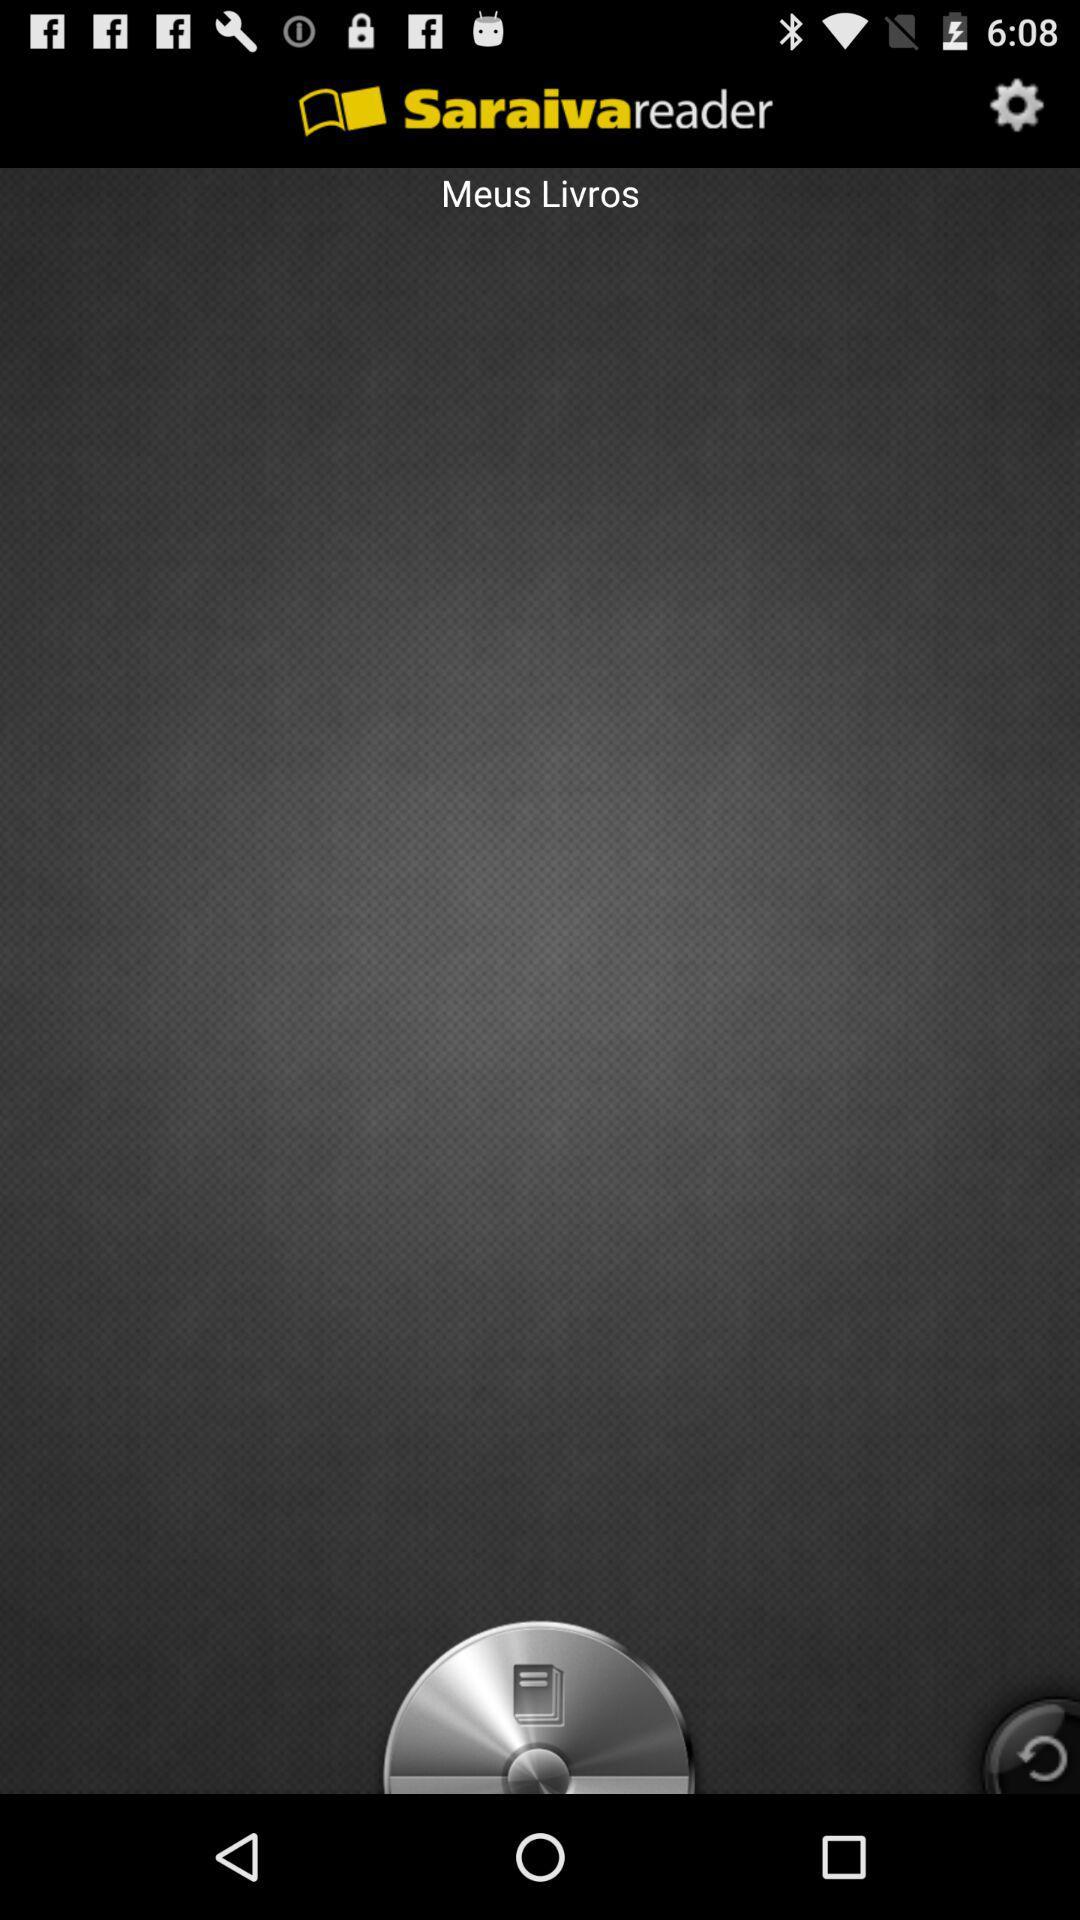 Image resolution: width=1080 pixels, height=1920 pixels. What do you see at coordinates (1018, 114) in the screenshot?
I see `the settings icon` at bounding box center [1018, 114].